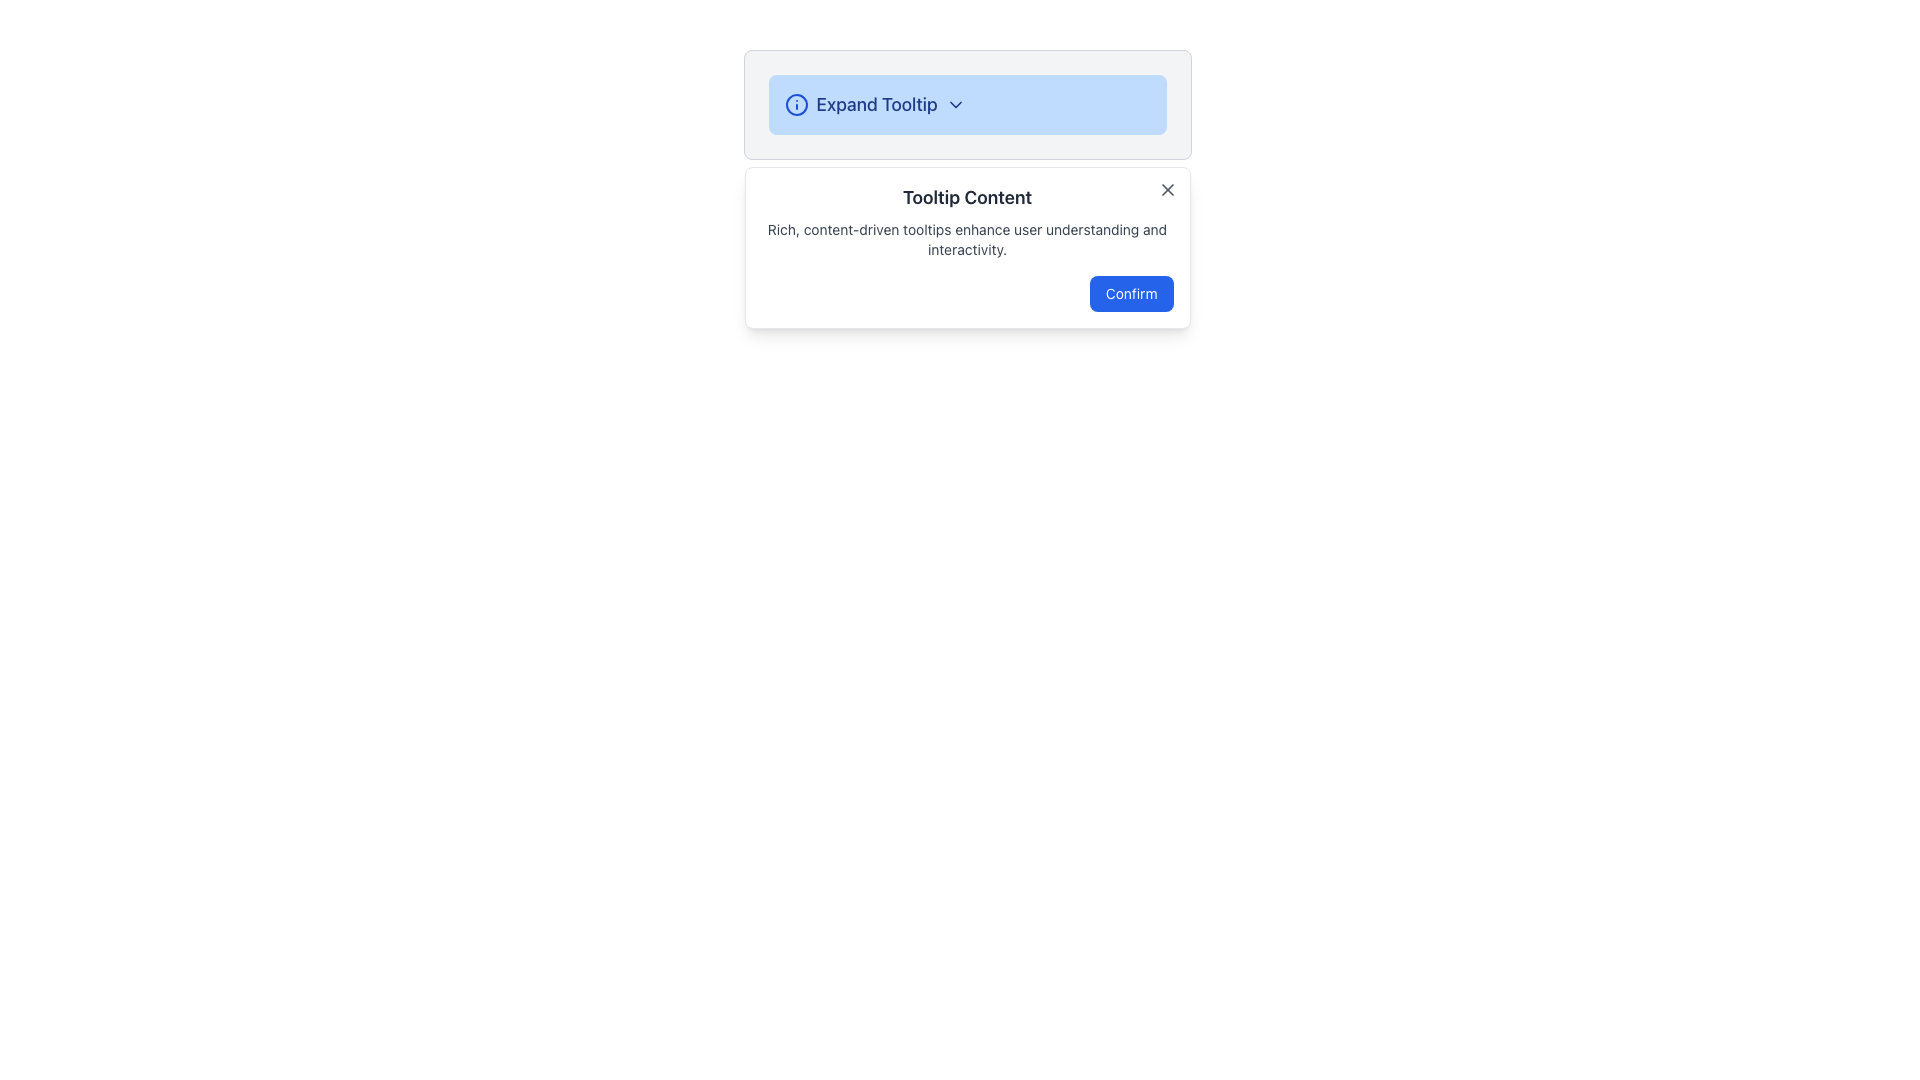 This screenshot has width=1920, height=1080. Describe the element at coordinates (967, 197) in the screenshot. I see `the Static Text displaying 'Tooltip Content', which is located below the 'Expand Tooltip' section and above the description text and confirm button` at that location.